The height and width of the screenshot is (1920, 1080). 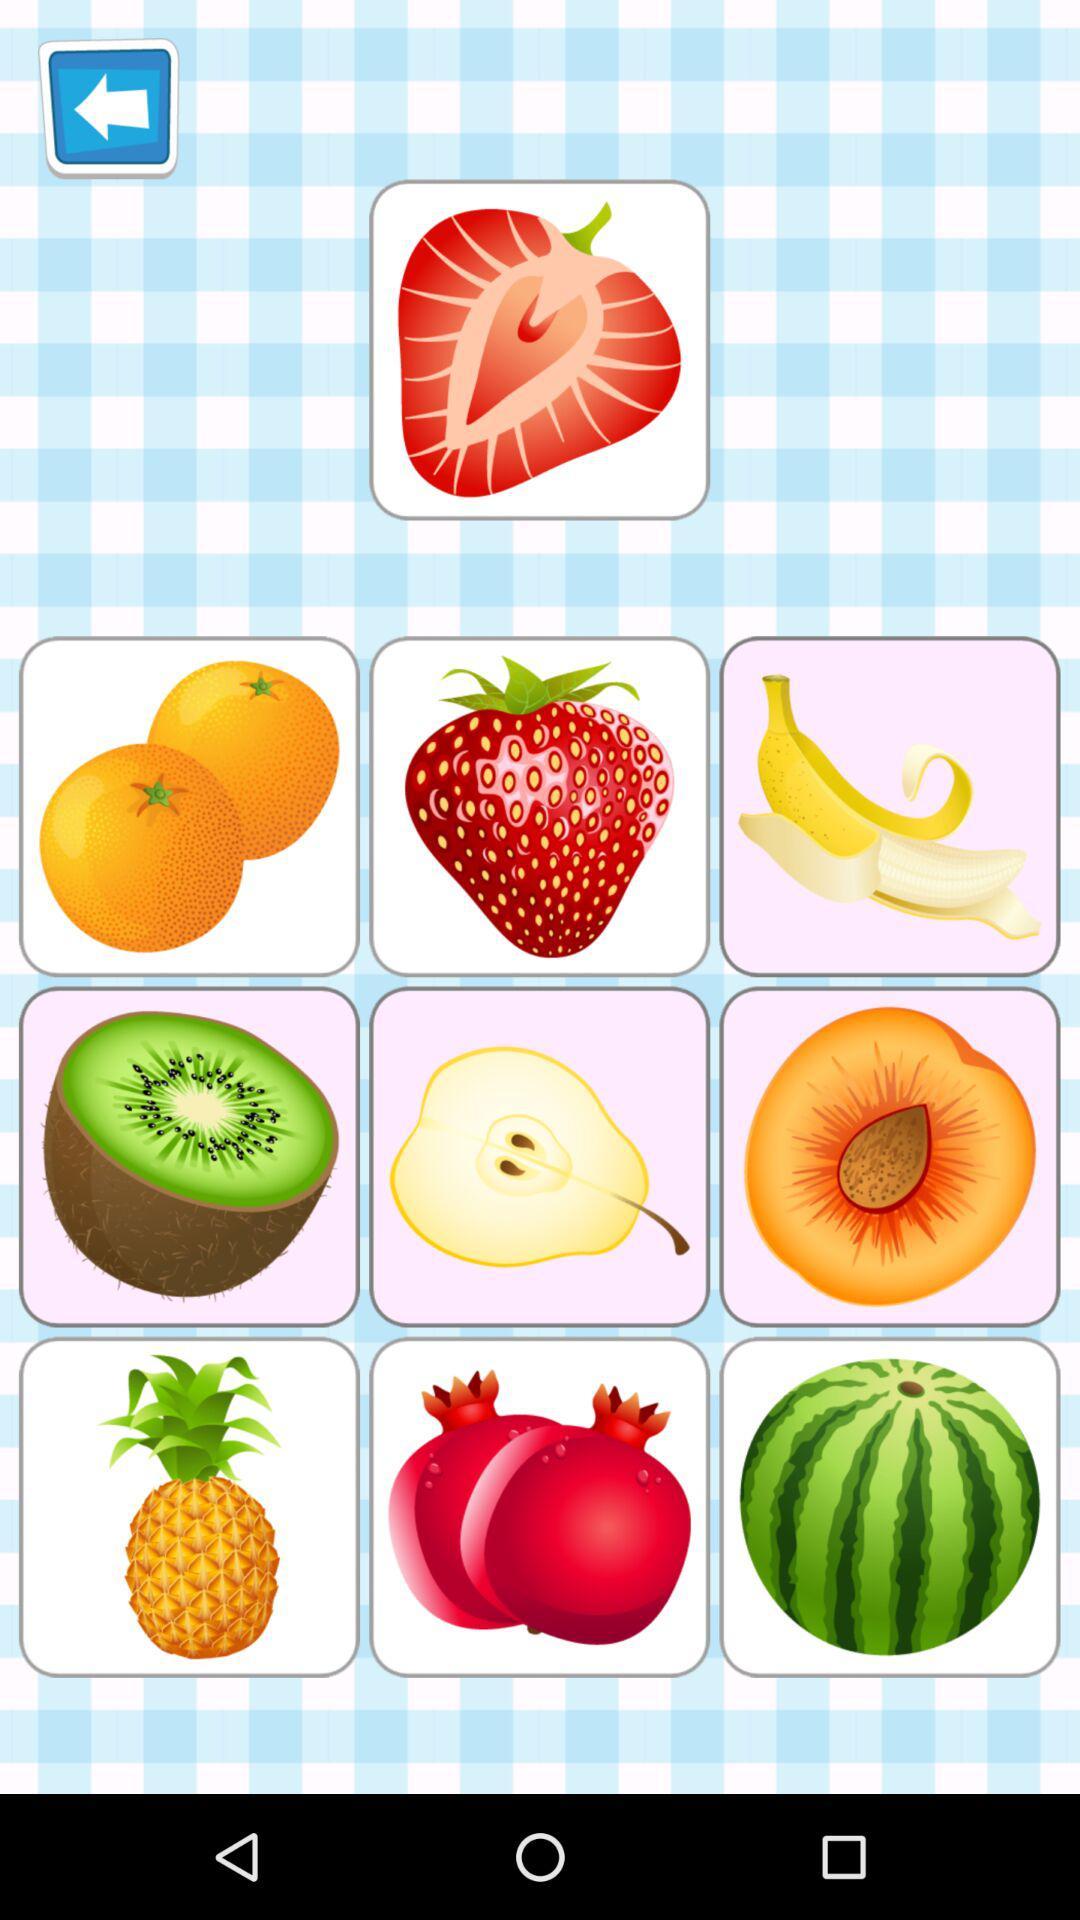 What do you see at coordinates (538, 349) in the screenshot?
I see `images` at bounding box center [538, 349].